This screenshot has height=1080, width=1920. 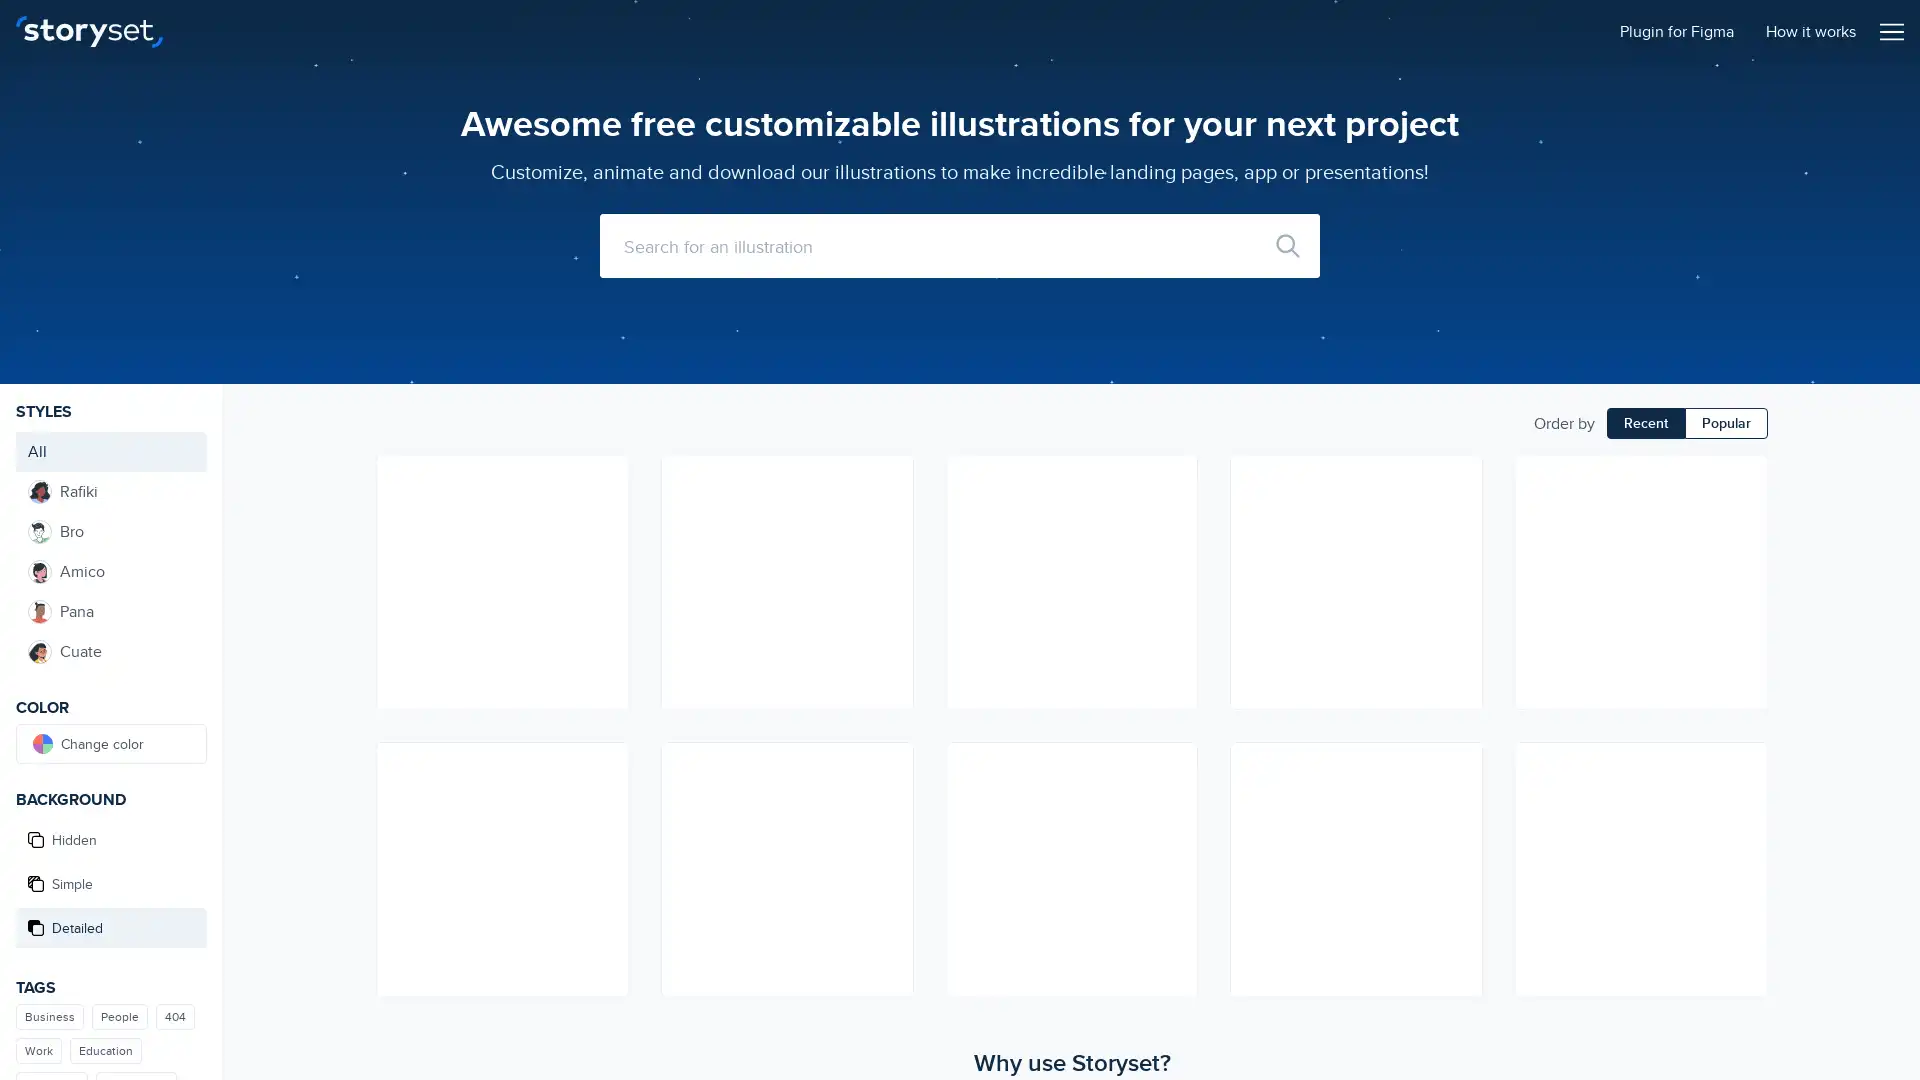 What do you see at coordinates (1741, 837) in the screenshot?
I see `Pinterest icon Save` at bounding box center [1741, 837].